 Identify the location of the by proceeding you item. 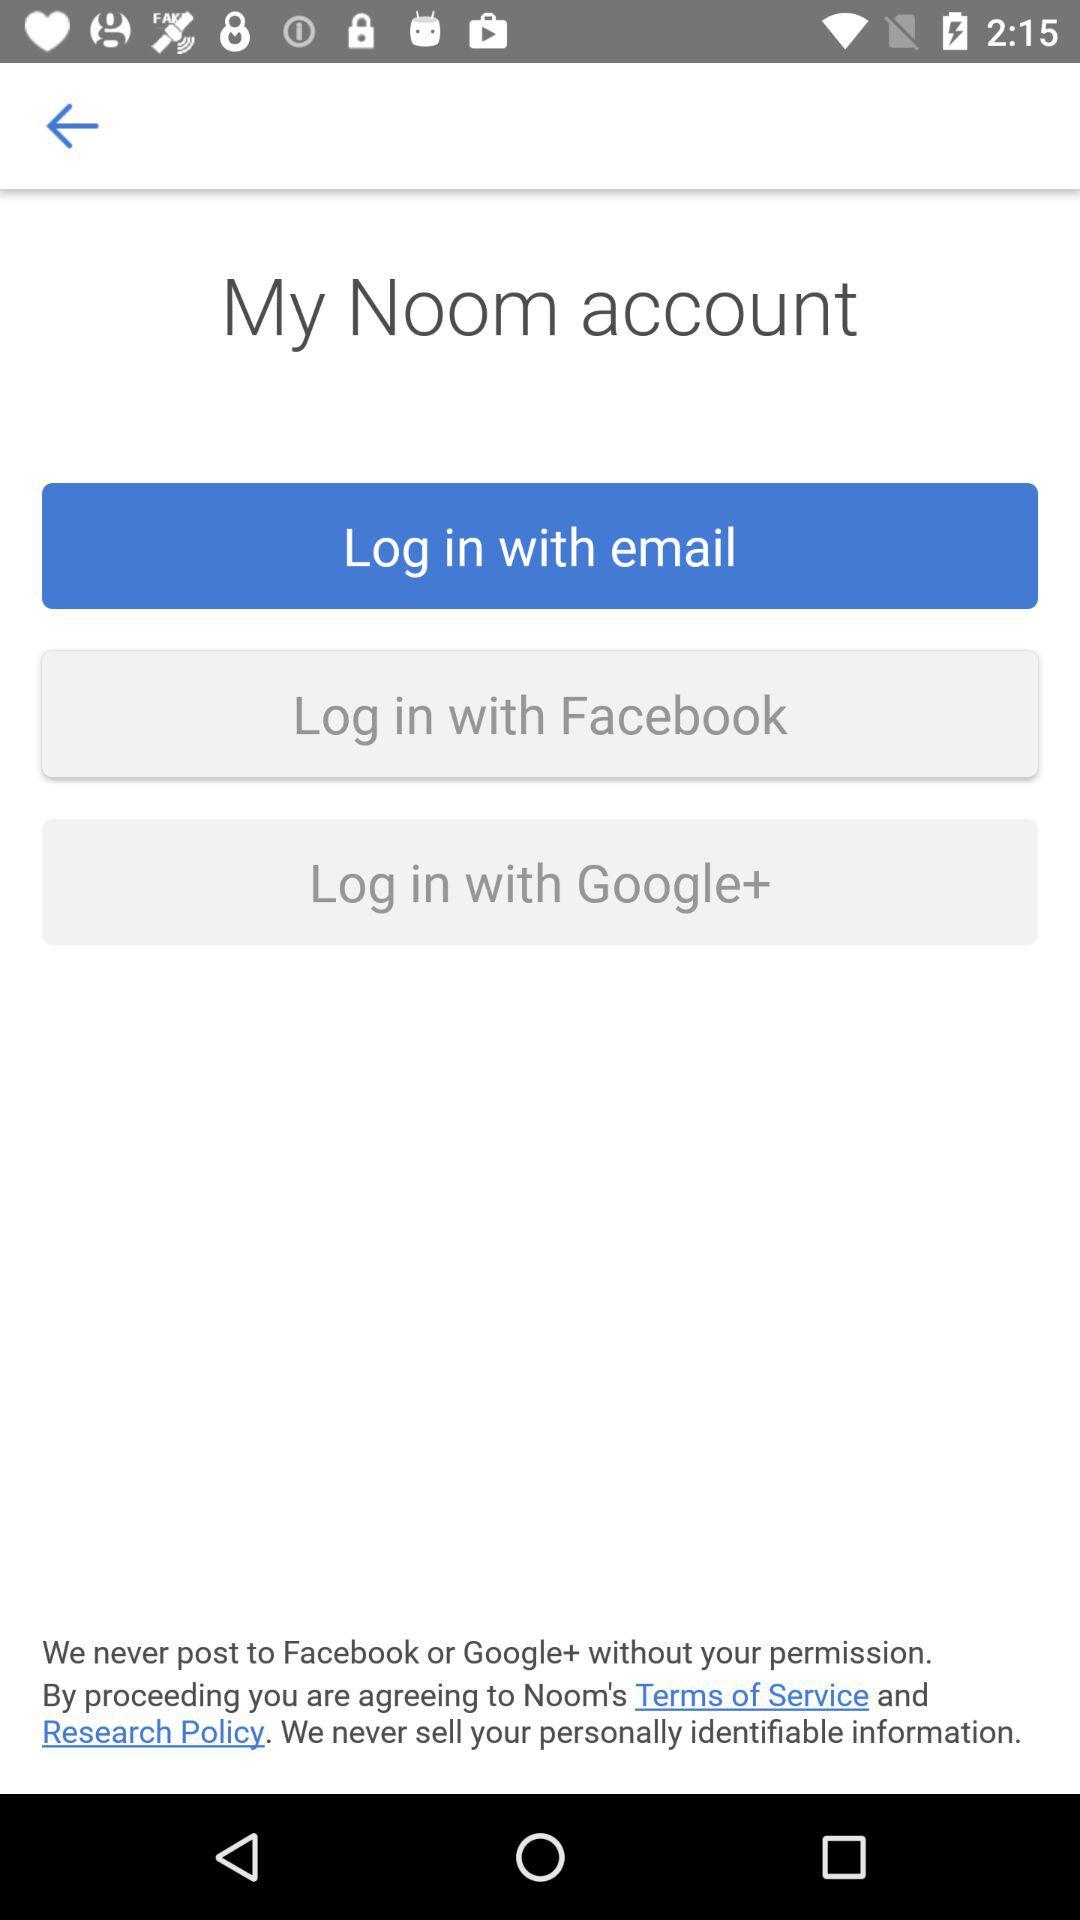
(540, 1711).